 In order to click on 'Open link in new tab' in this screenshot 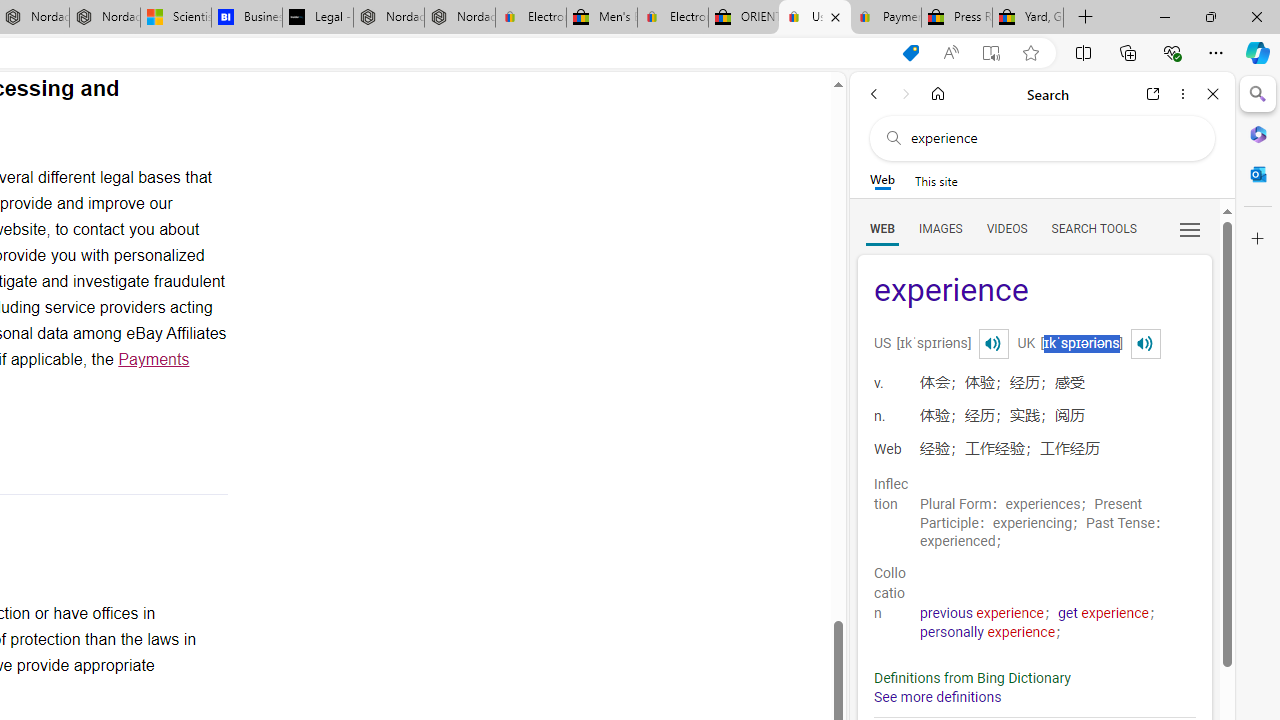, I will do `click(1153, 93)`.